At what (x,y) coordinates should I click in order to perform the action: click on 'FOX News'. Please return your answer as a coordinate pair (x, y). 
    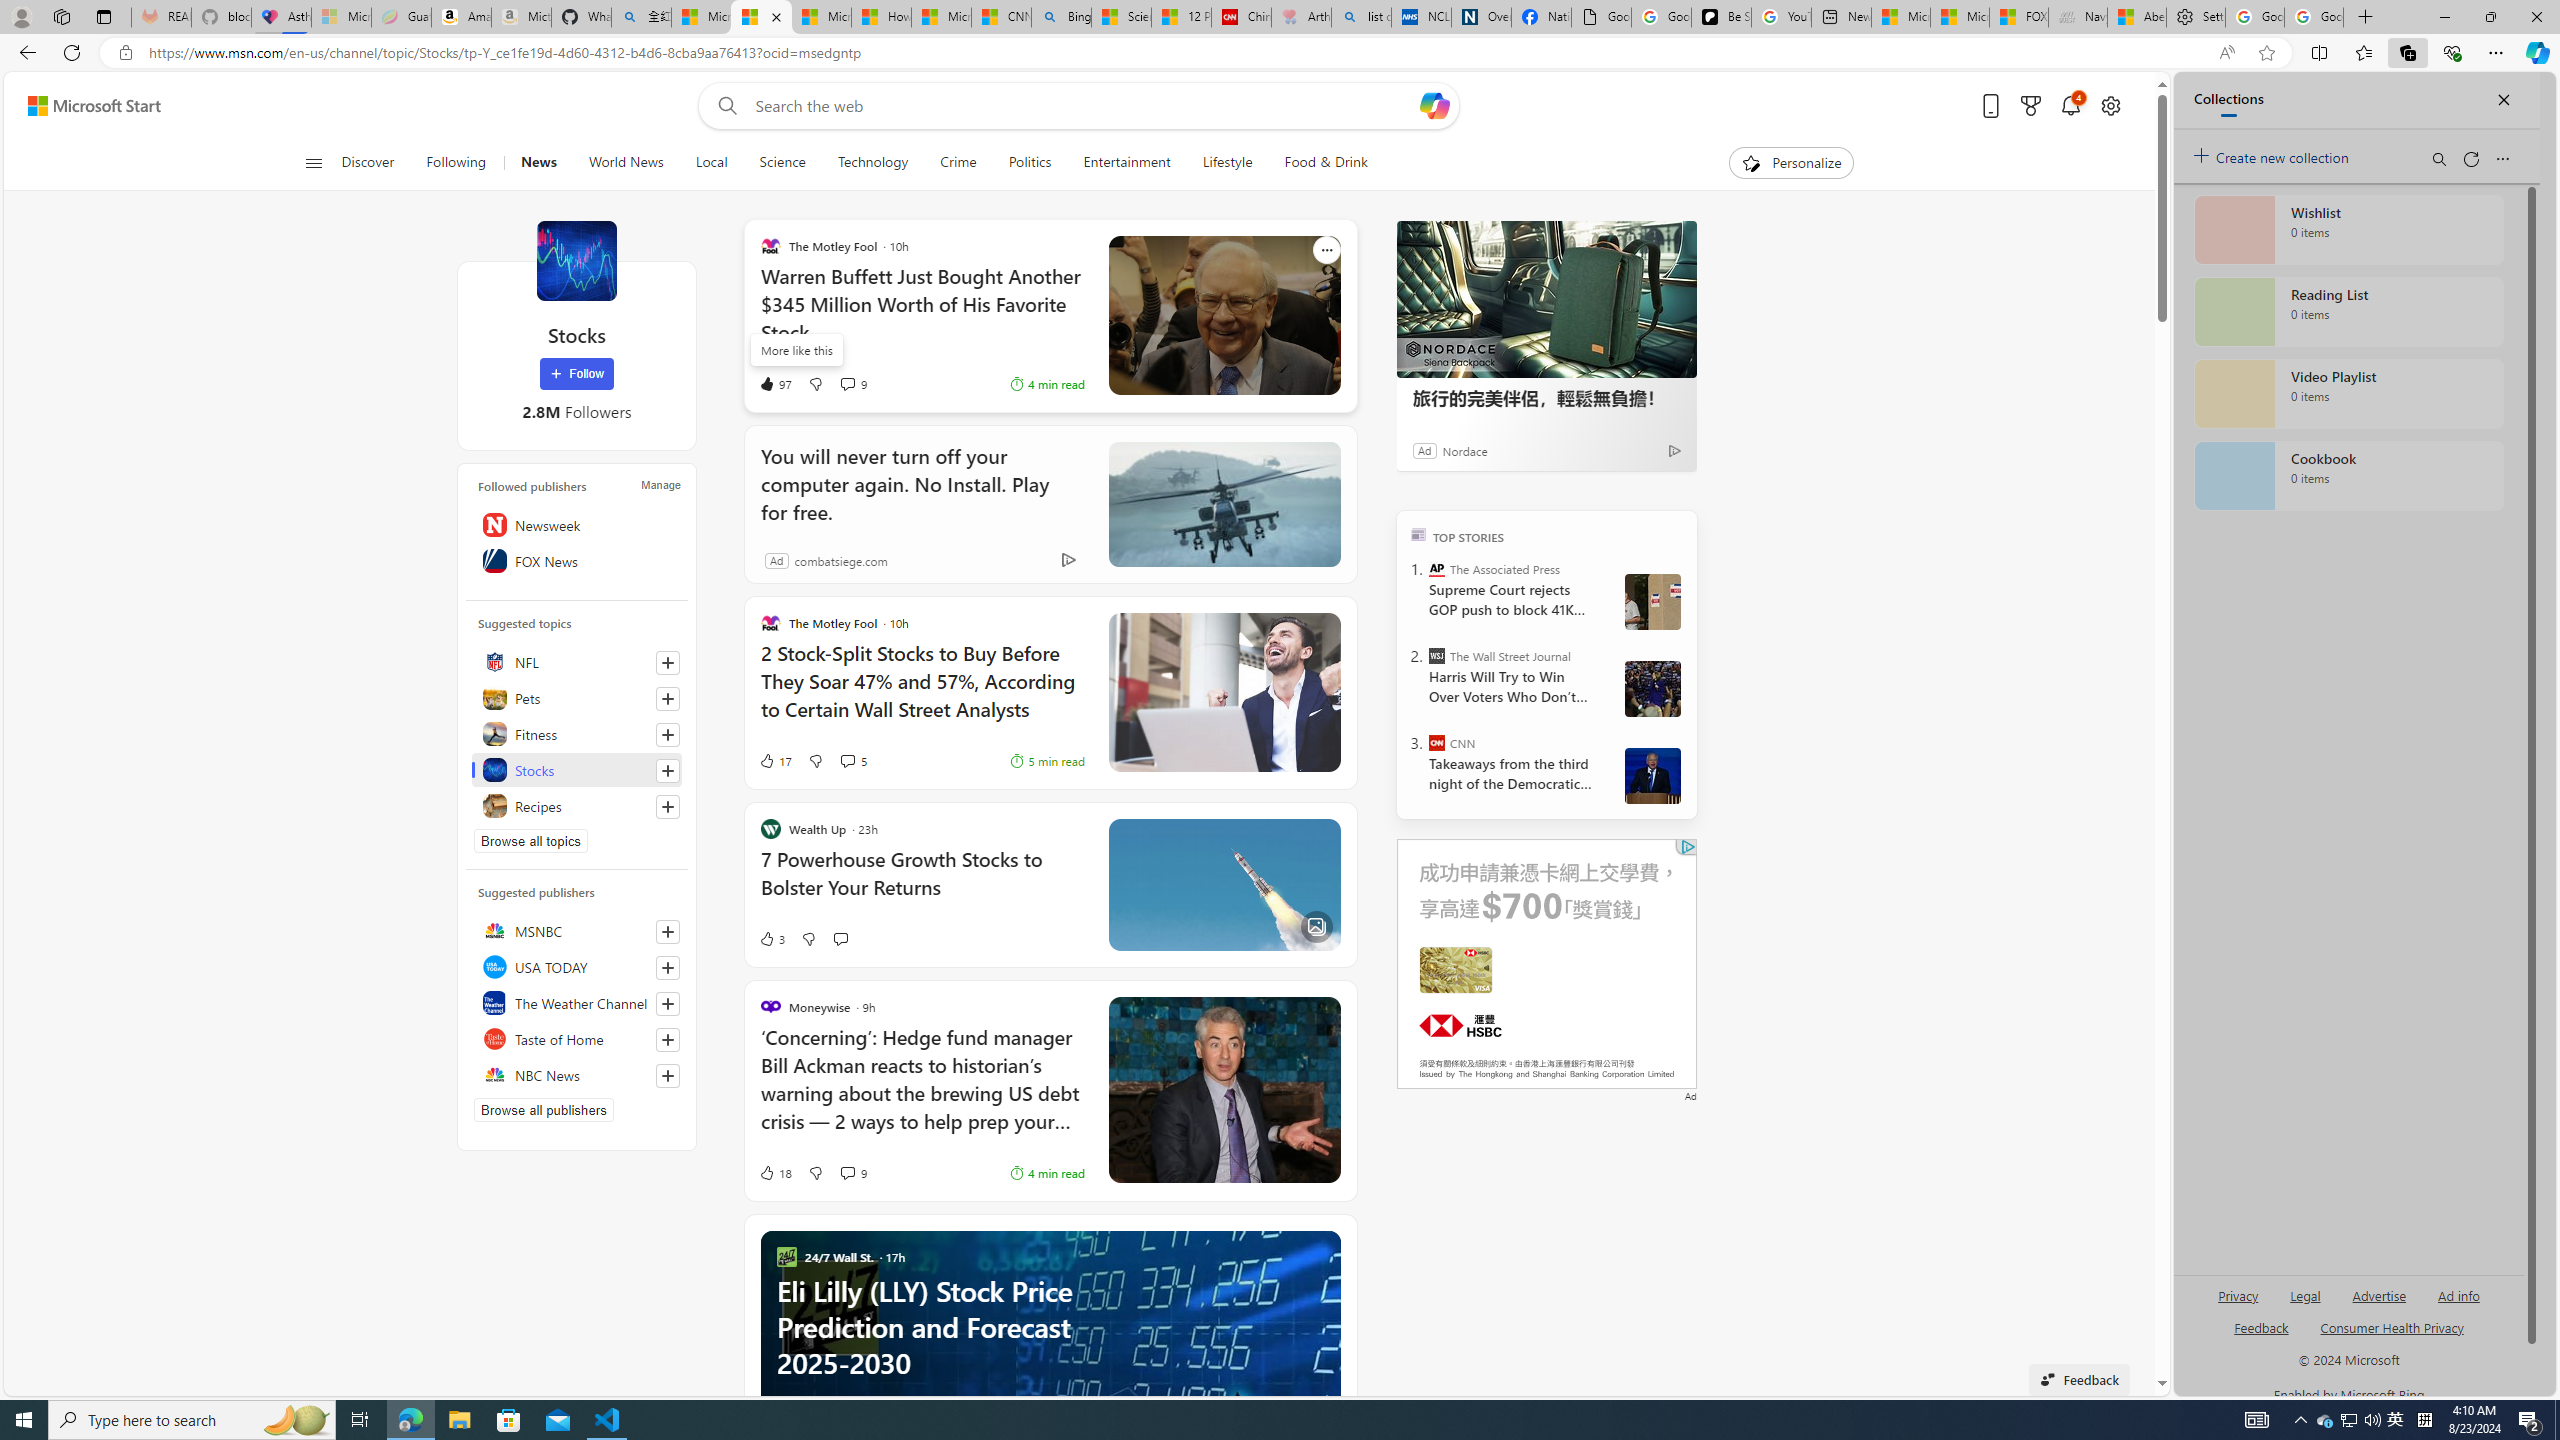
    Looking at the image, I should click on (575, 559).